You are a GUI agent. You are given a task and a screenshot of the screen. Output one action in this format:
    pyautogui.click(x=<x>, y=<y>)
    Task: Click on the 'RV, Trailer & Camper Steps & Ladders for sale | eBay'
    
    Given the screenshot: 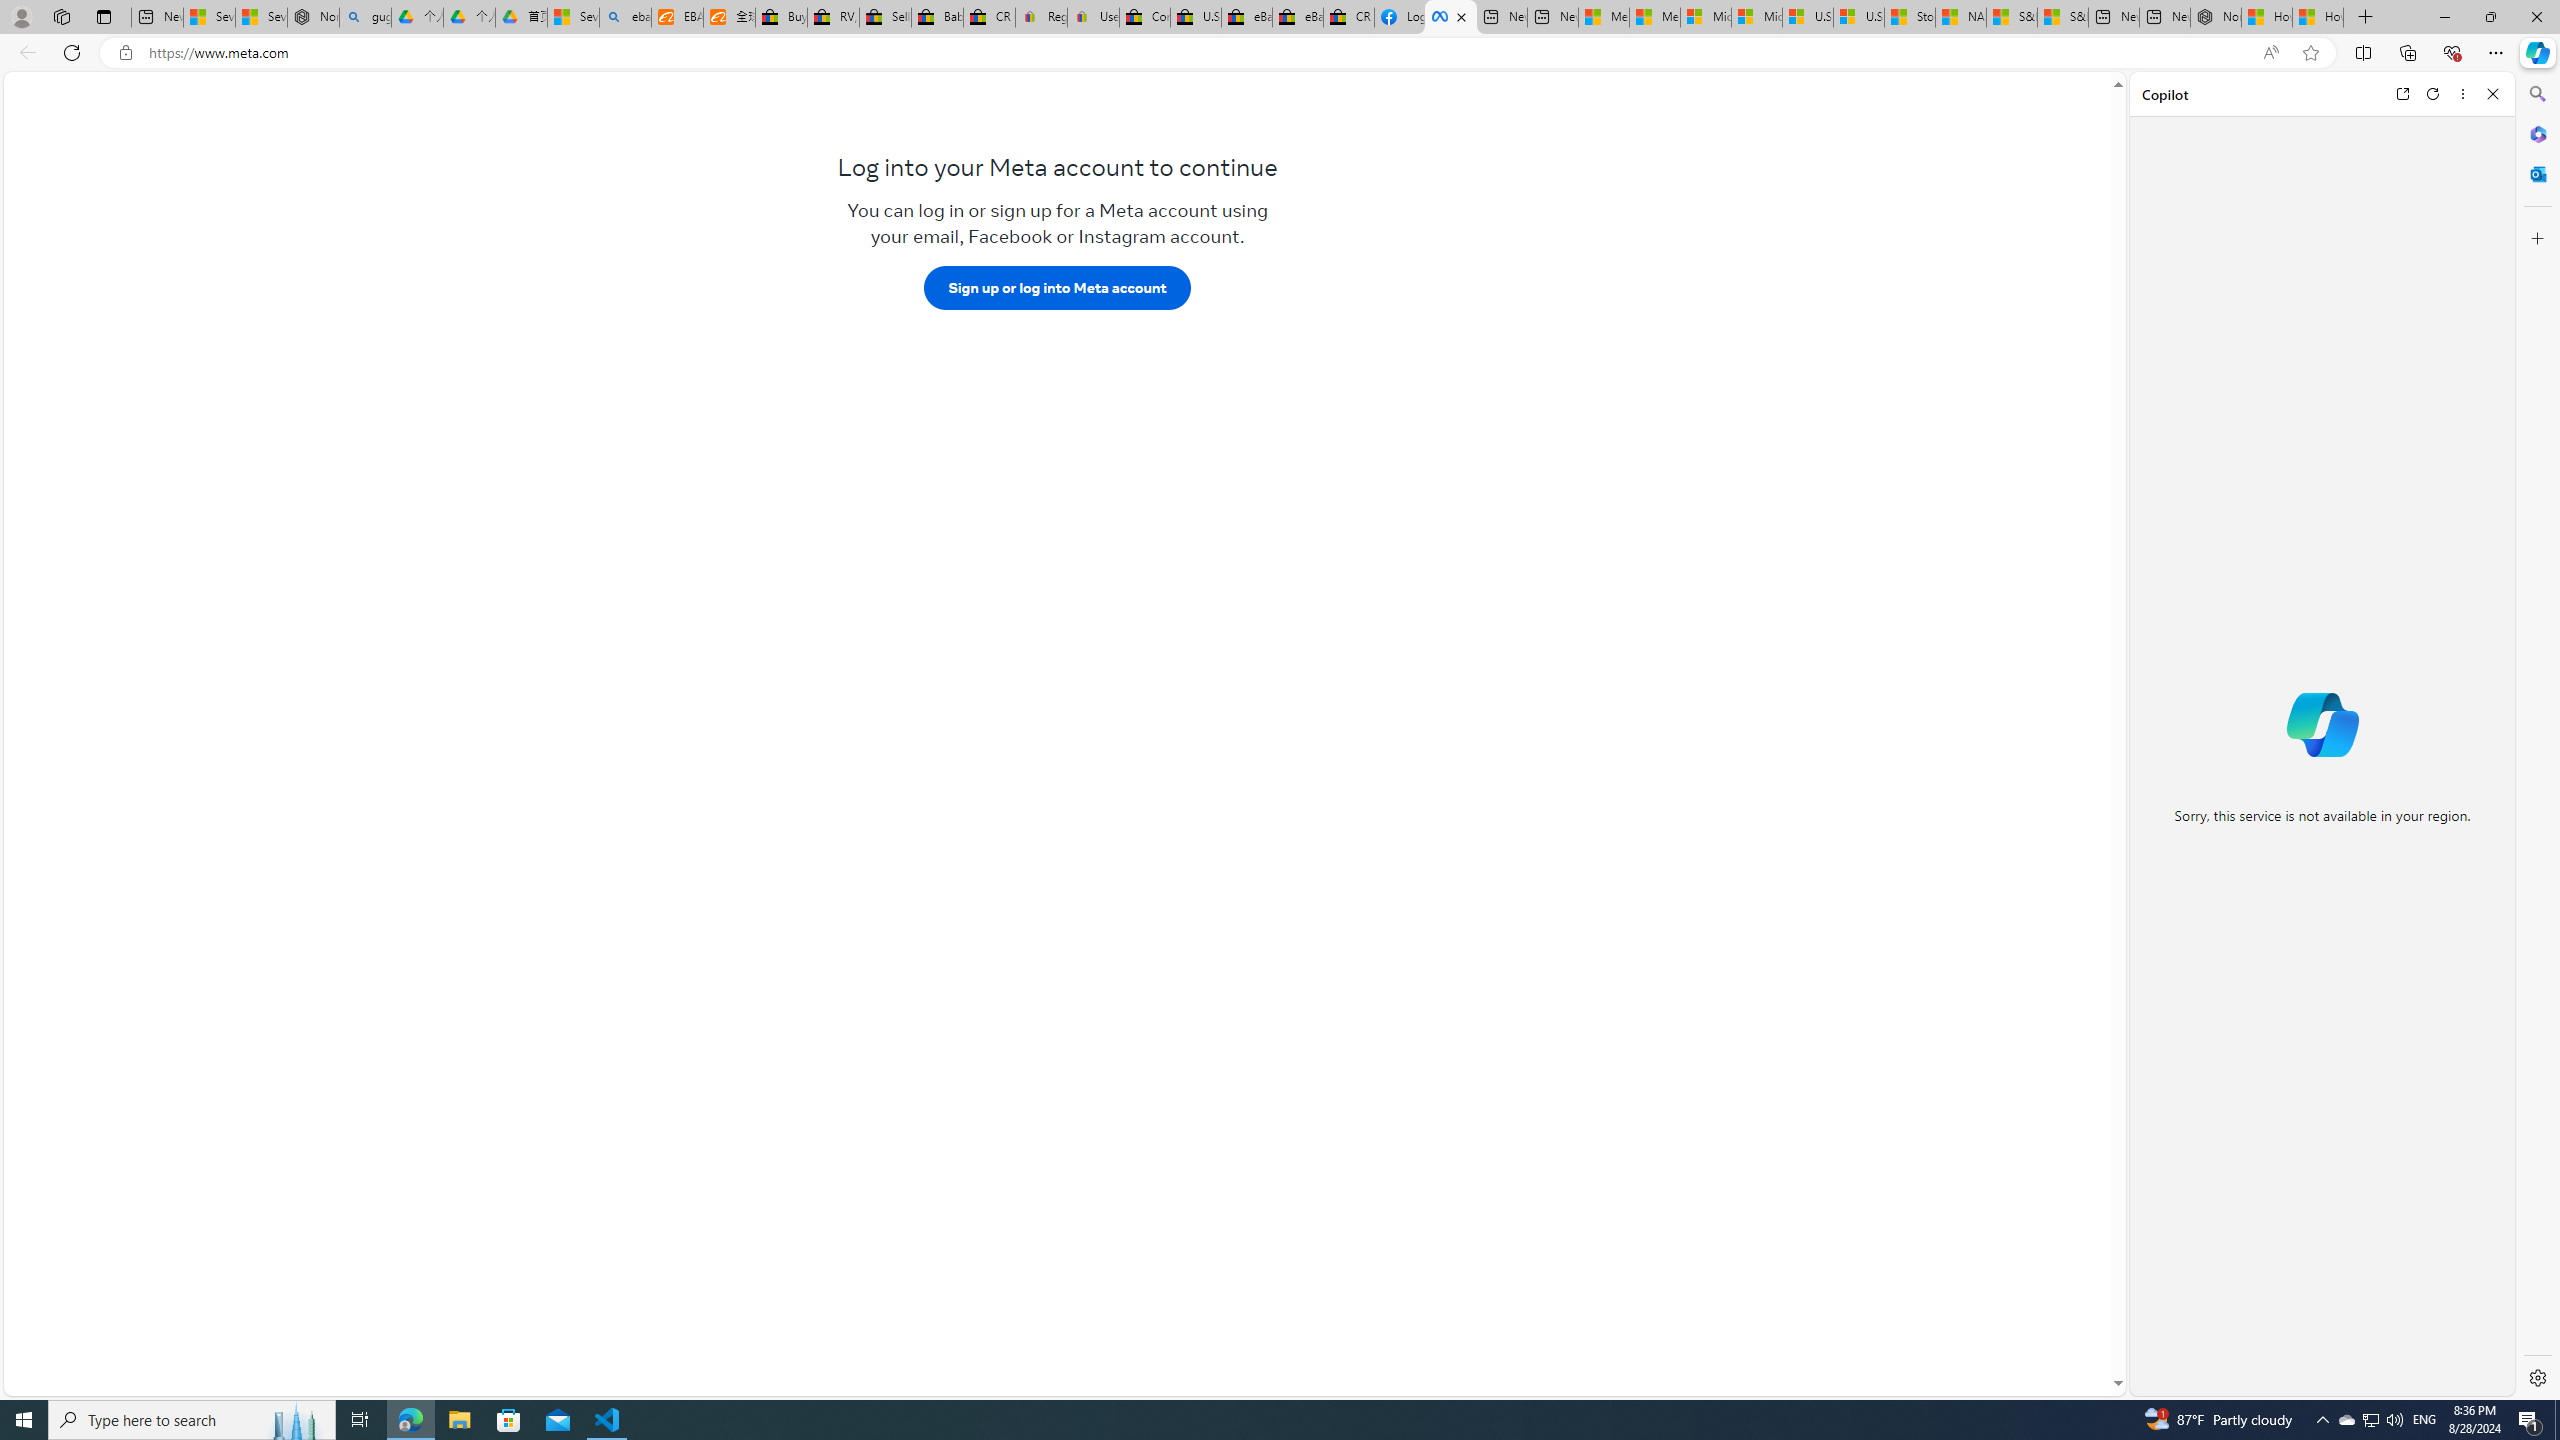 What is the action you would take?
    pyautogui.click(x=832, y=16)
    